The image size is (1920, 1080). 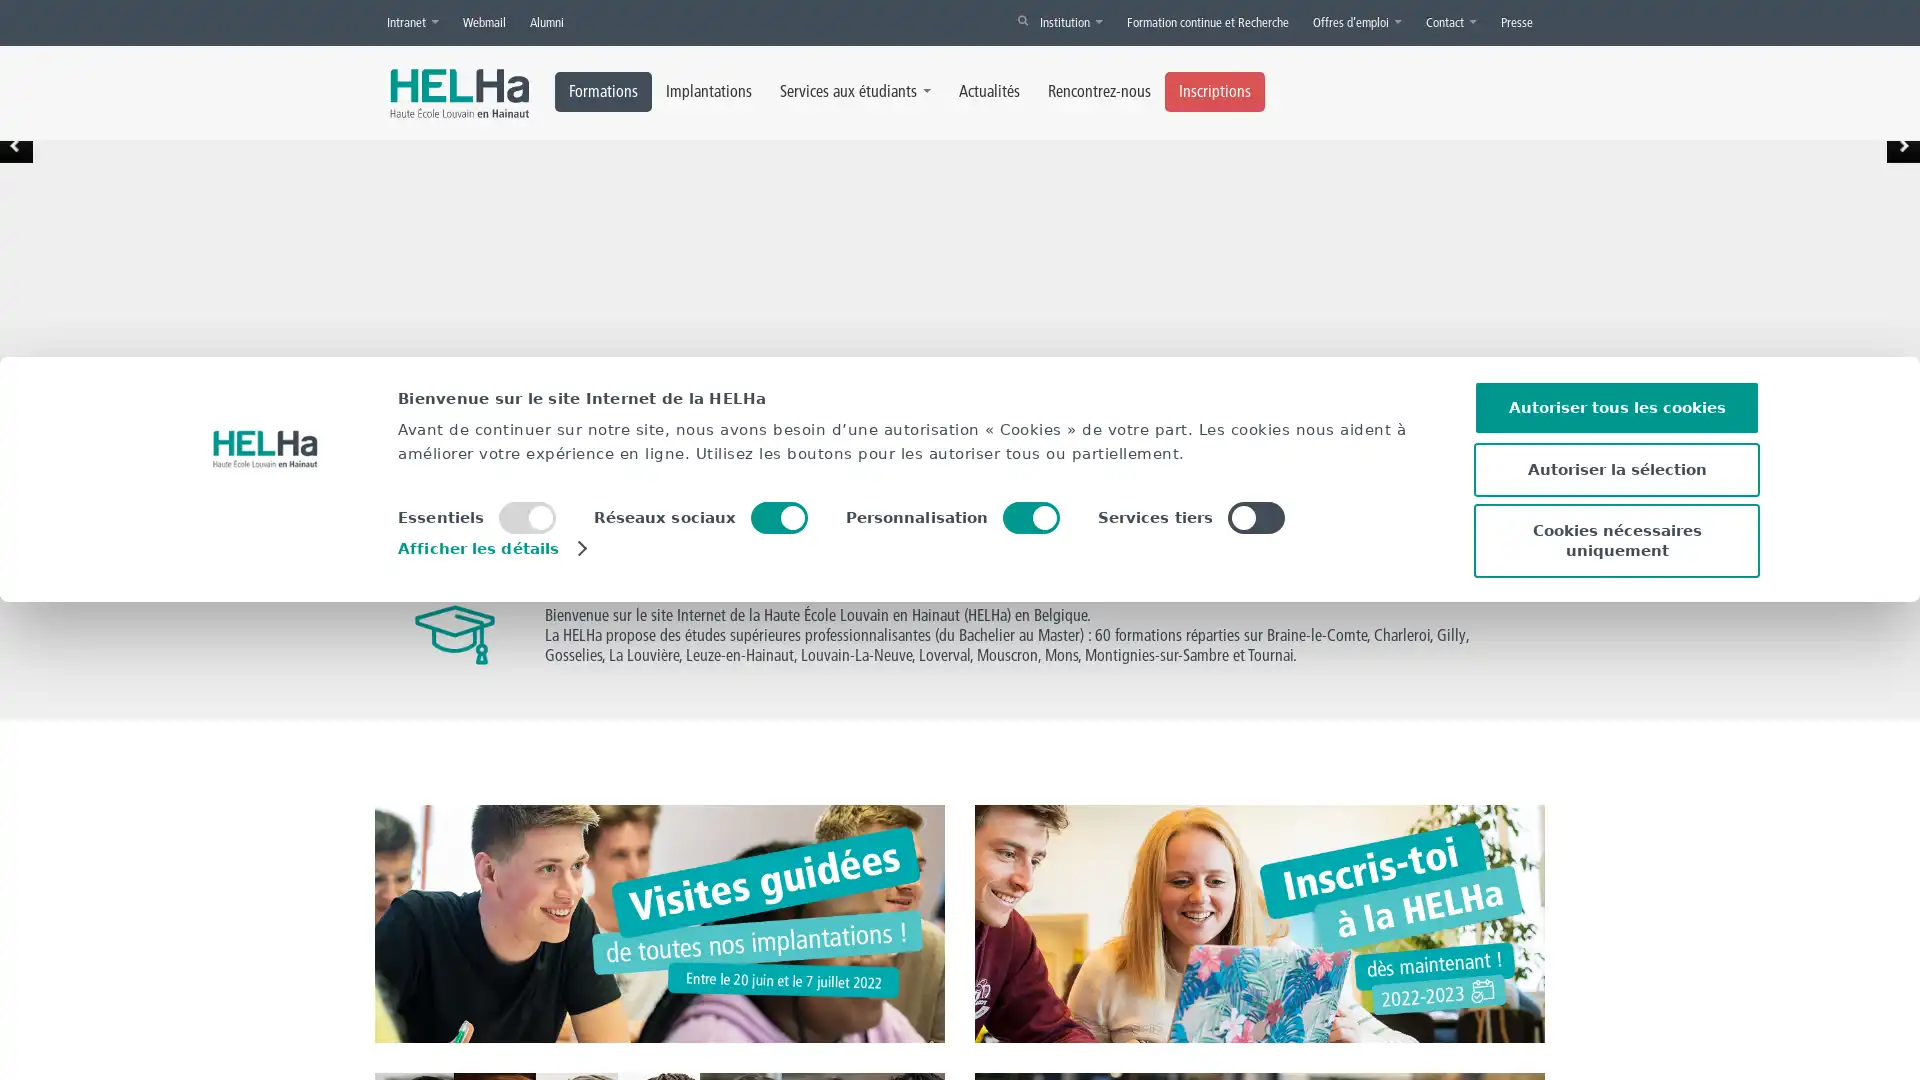 What do you see at coordinates (1617, 885) in the screenshot?
I see `Autoriser tous les cookies` at bounding box center [1617, 885].